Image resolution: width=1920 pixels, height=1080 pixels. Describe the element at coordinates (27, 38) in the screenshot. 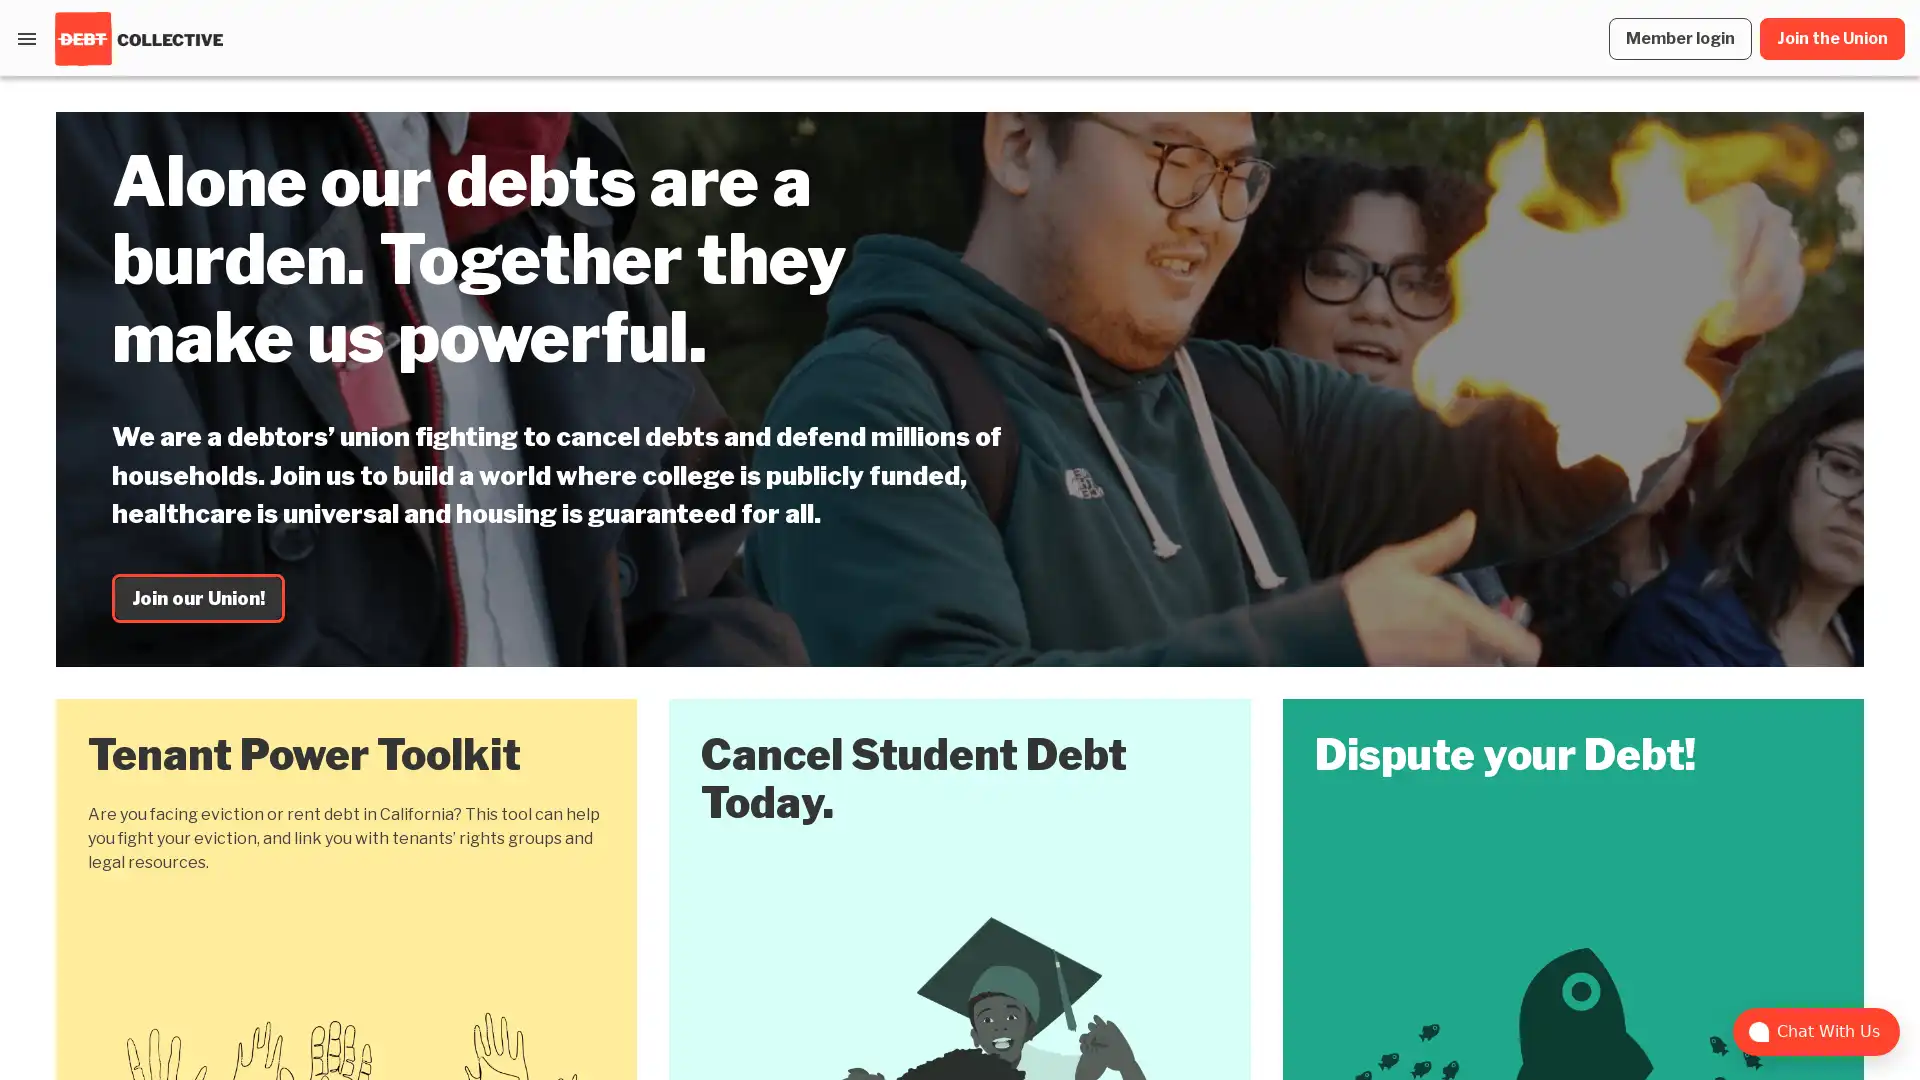

I see `menu` at that location.